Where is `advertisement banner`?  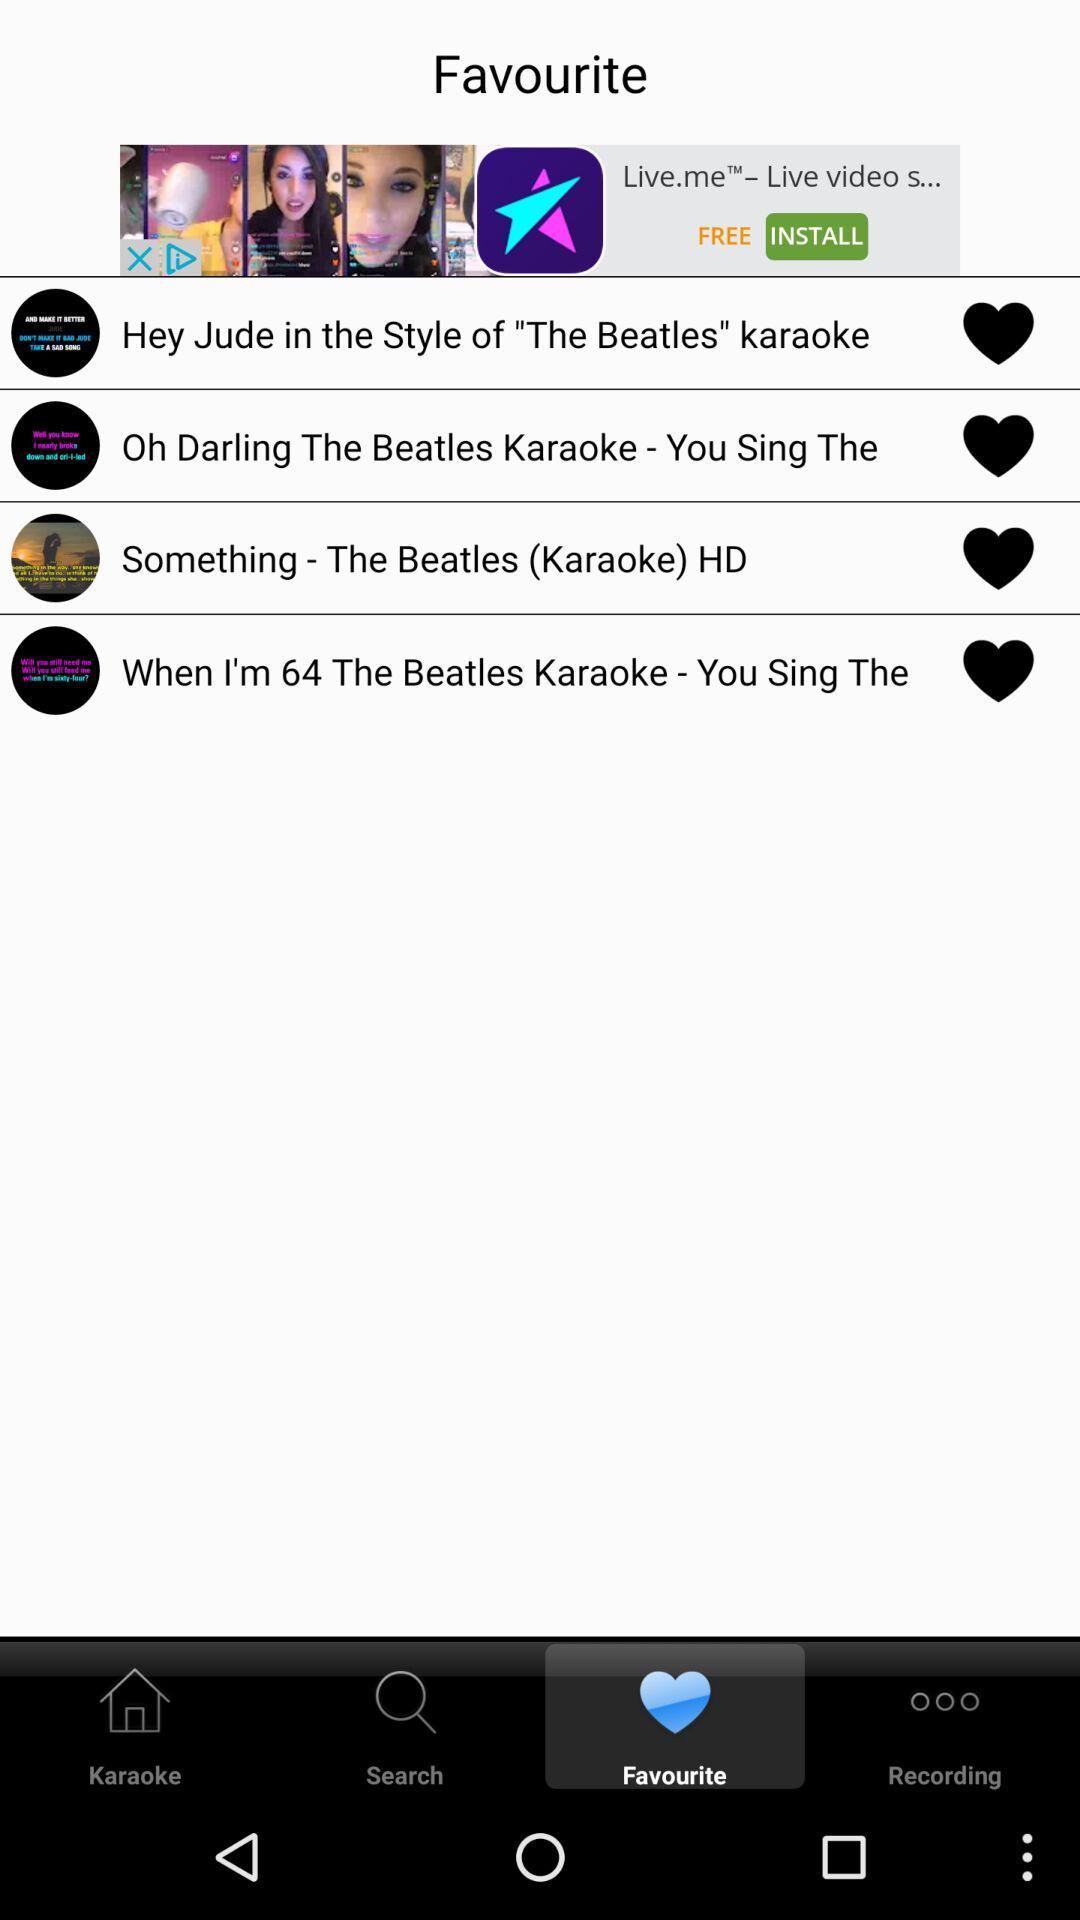
advertisement banner is located at coordinates (540, 210).